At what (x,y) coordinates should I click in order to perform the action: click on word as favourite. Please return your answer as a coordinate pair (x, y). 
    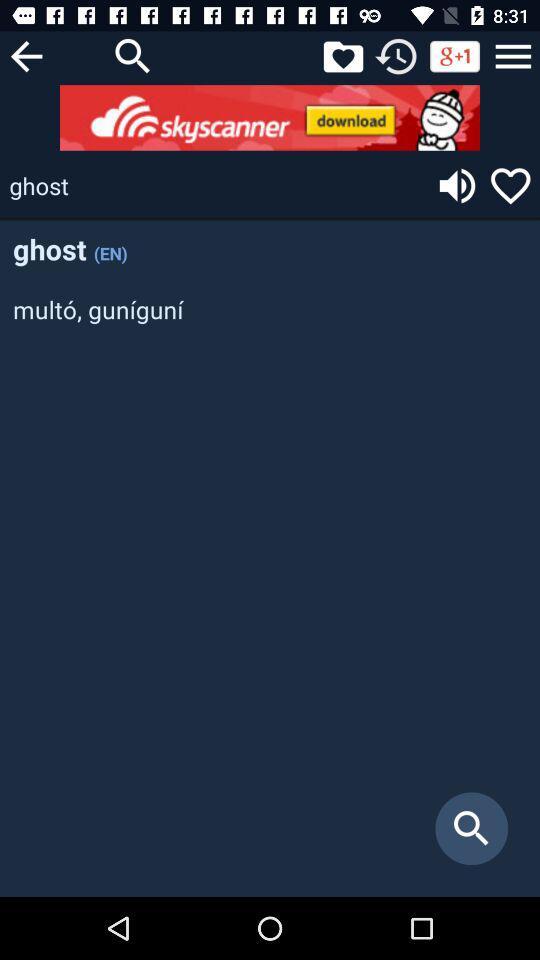
    Looking at the image, I should click on (510, 185).